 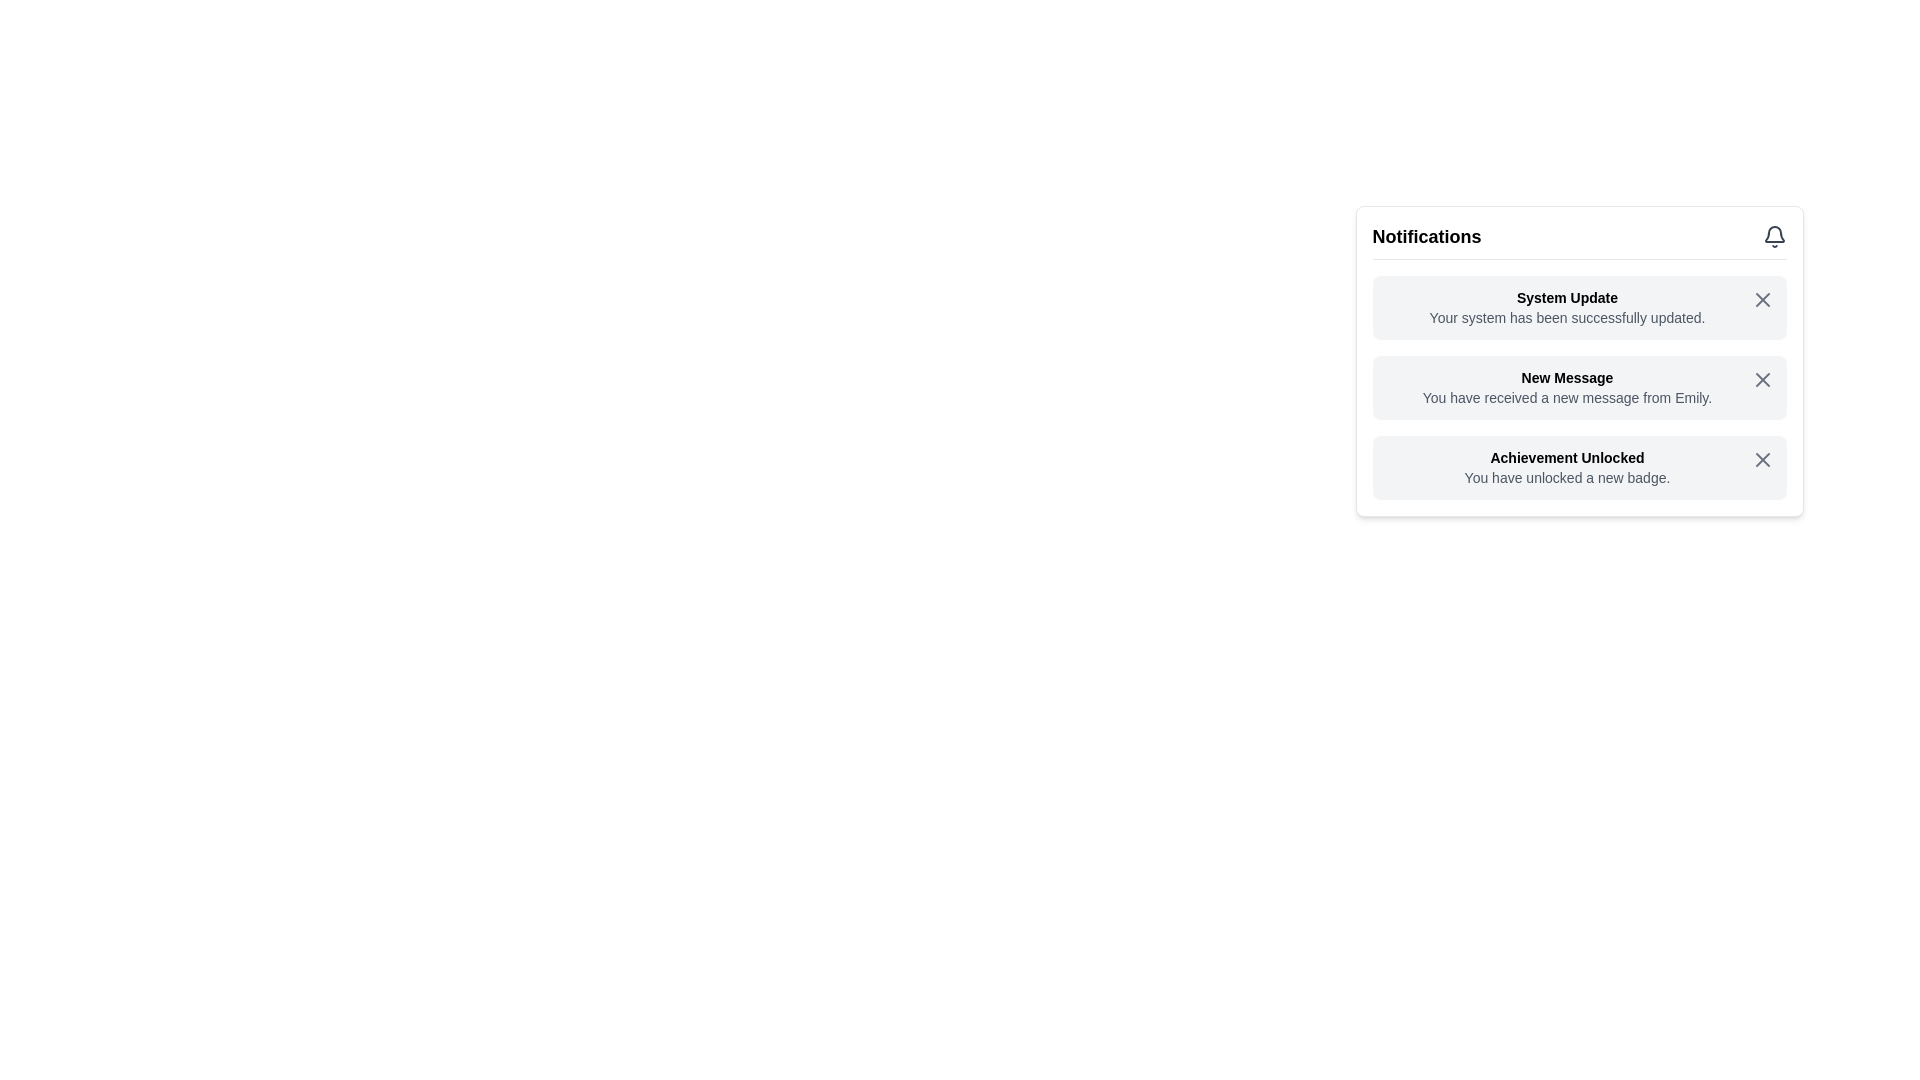 What do you see at coordinates (1774, 235) in the screenshot?
I see `on the bell icon located next` at bounding box center [1774, 235].